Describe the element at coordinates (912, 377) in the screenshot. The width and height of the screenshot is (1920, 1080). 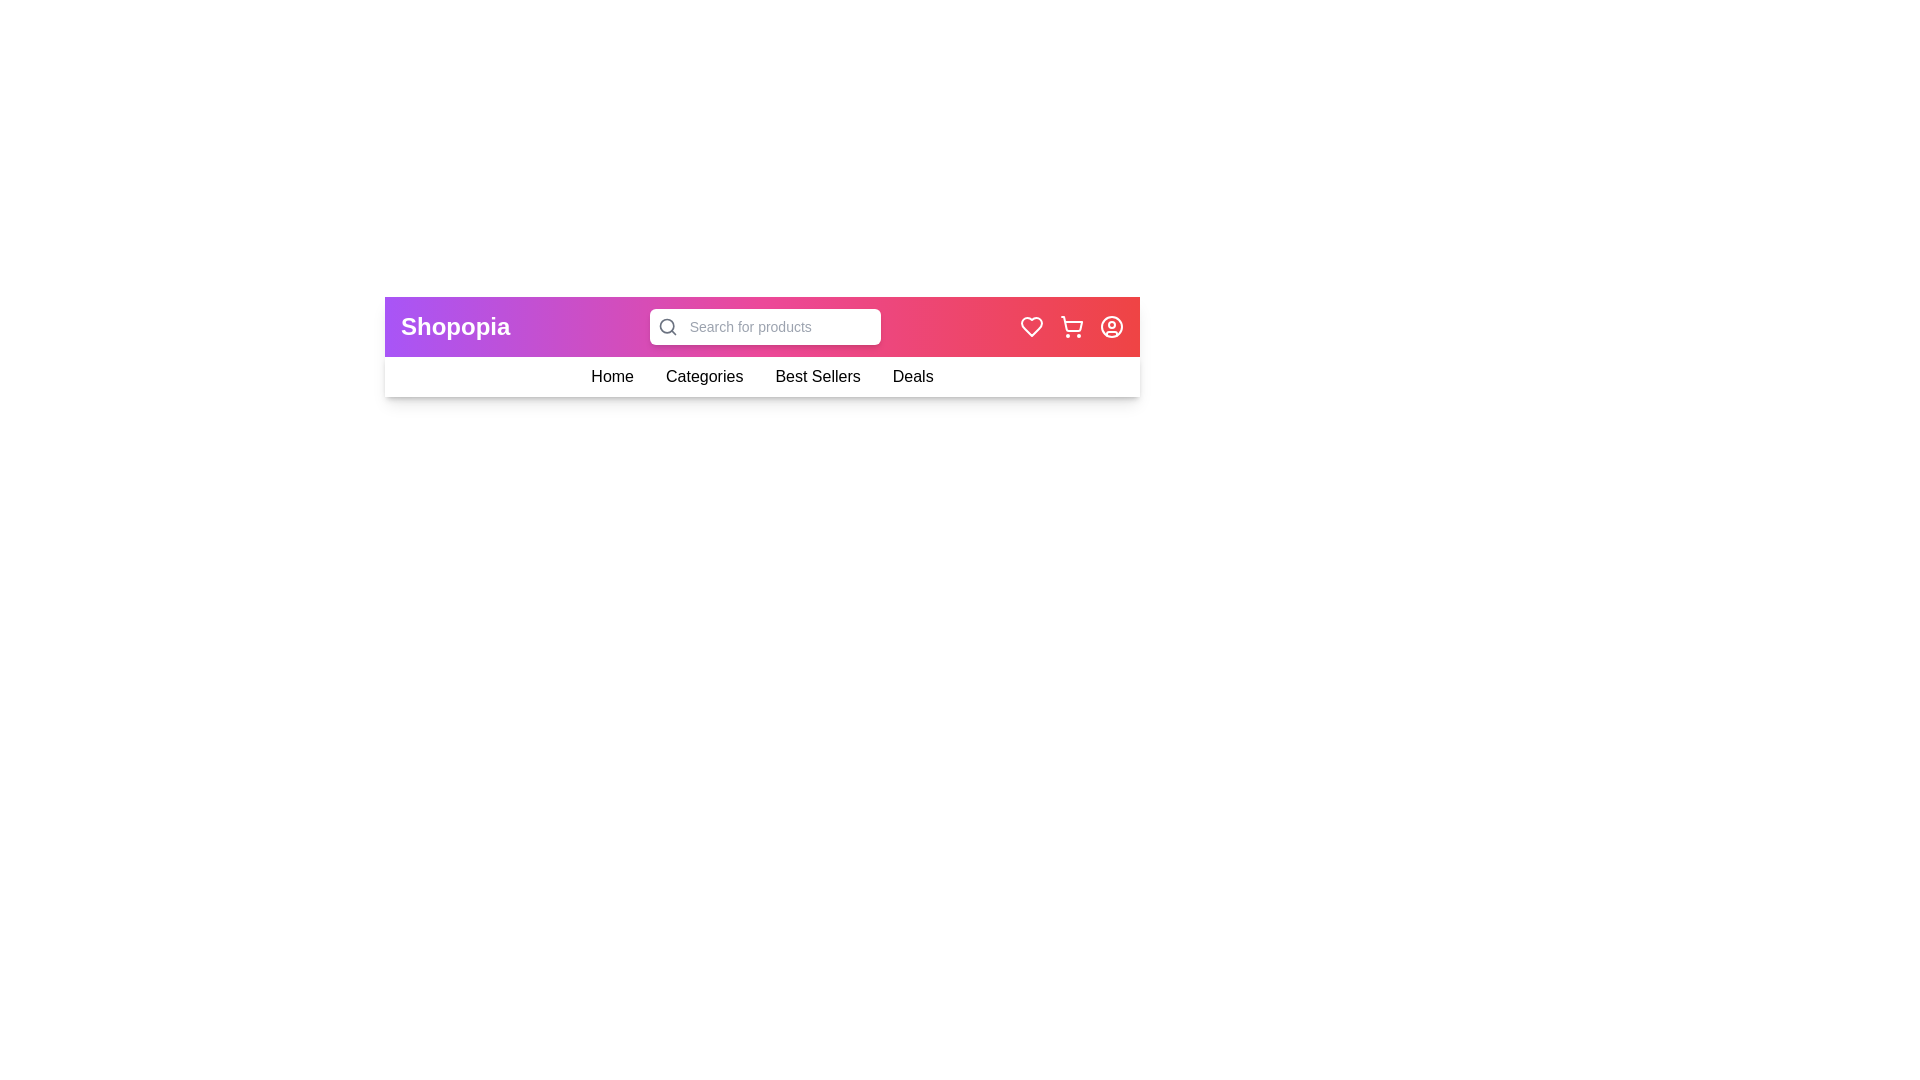
I see `the Deals navigation link` at that location.